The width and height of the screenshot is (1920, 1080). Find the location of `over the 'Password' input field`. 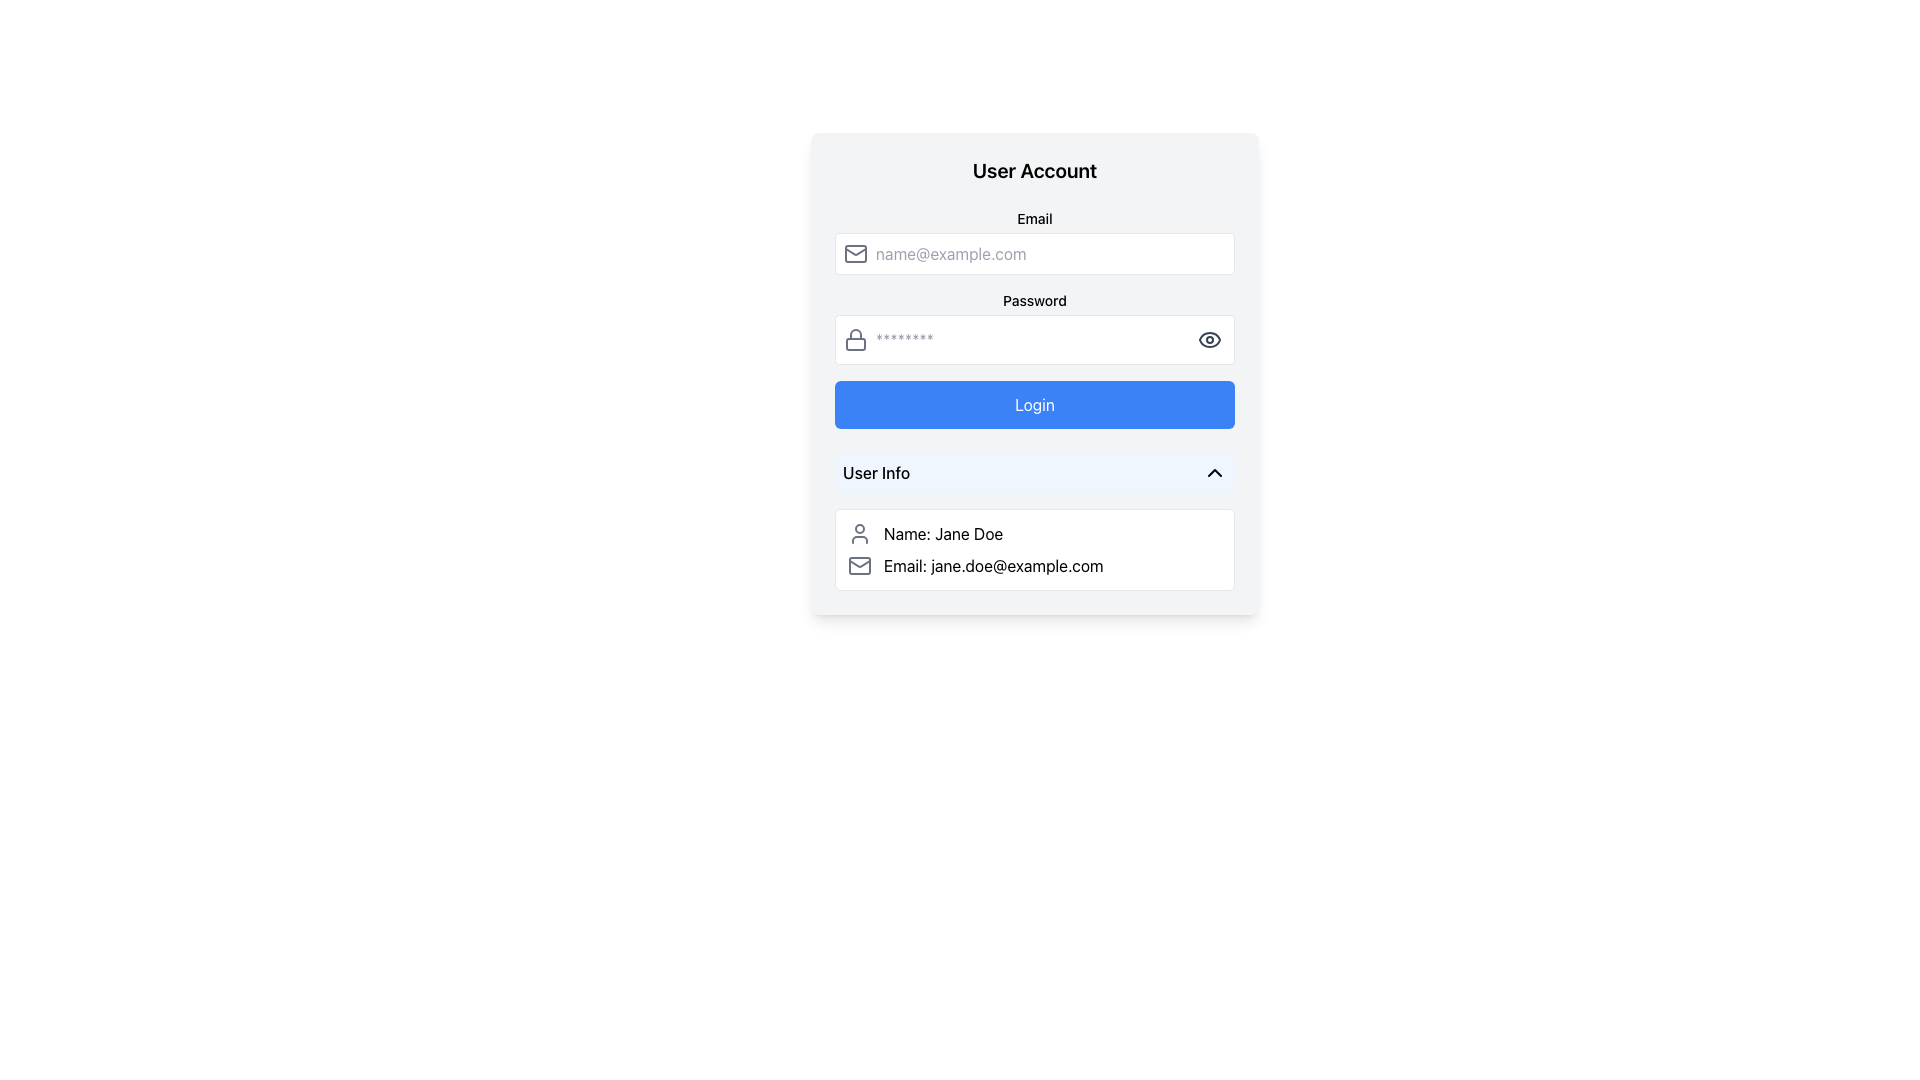

over the 'Password' input field is located at coordinates (1035, 326).